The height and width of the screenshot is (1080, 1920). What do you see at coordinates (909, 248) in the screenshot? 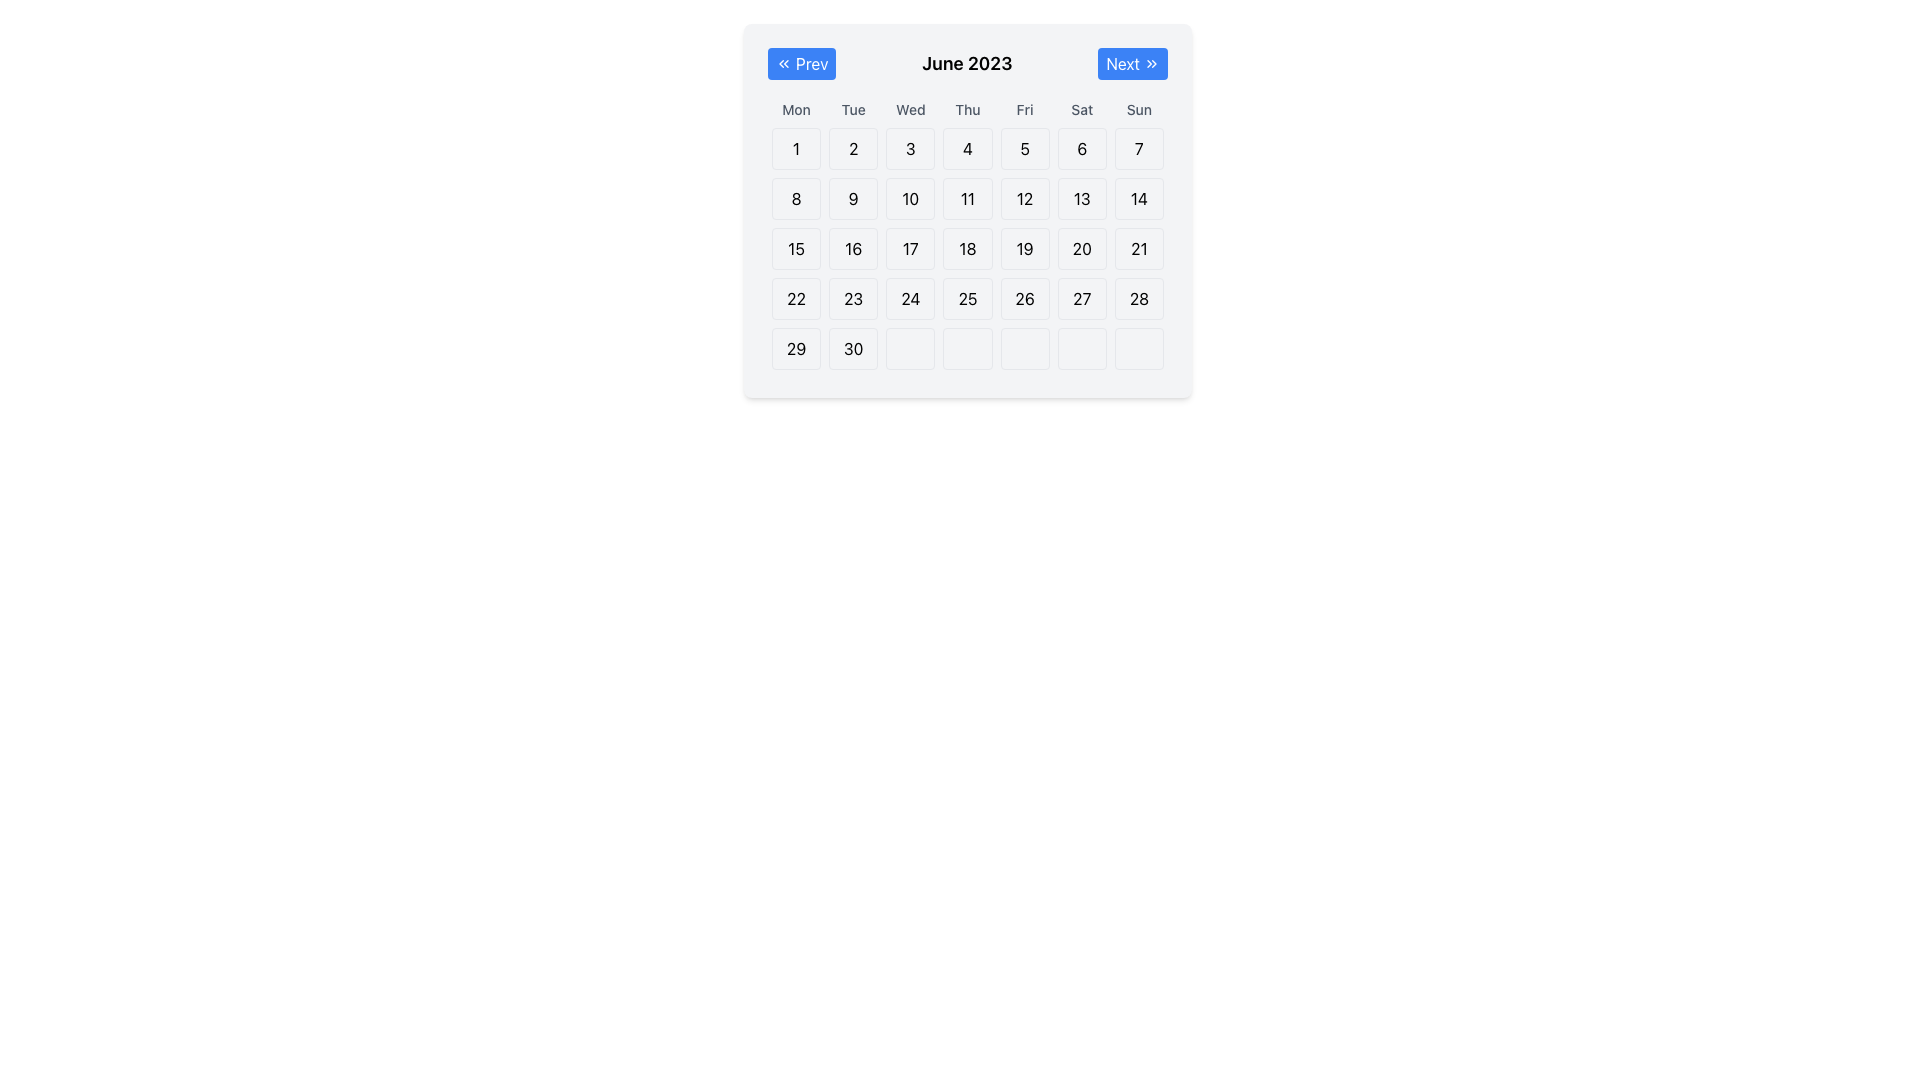
I see `the square button with rounded corners displaying the number '17'` at bounding box center [909, 248].